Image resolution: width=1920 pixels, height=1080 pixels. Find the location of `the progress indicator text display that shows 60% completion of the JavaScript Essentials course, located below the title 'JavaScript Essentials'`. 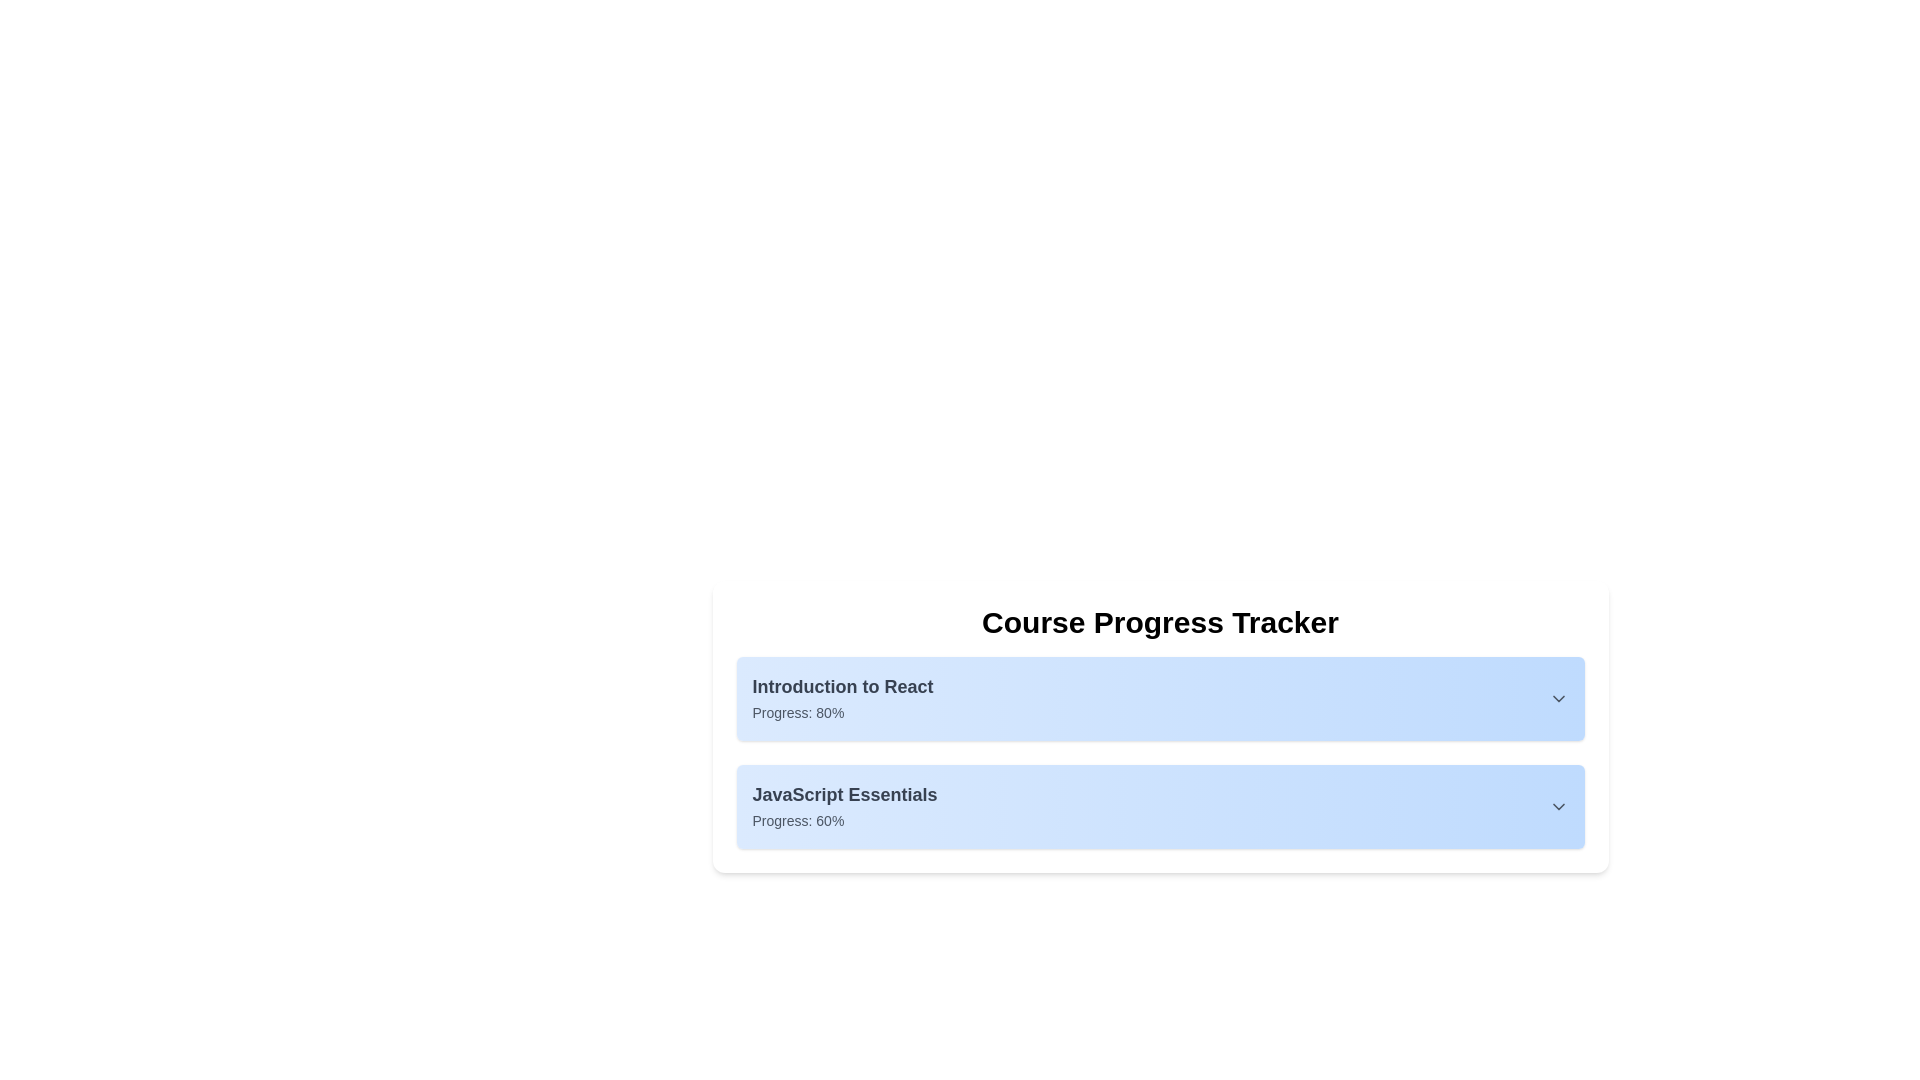

the progress indicator text display that shows 60% completion of the JavaScript Essentials course, located below the title 'JavaScript Essentials' is located at coordinates (797, 821).